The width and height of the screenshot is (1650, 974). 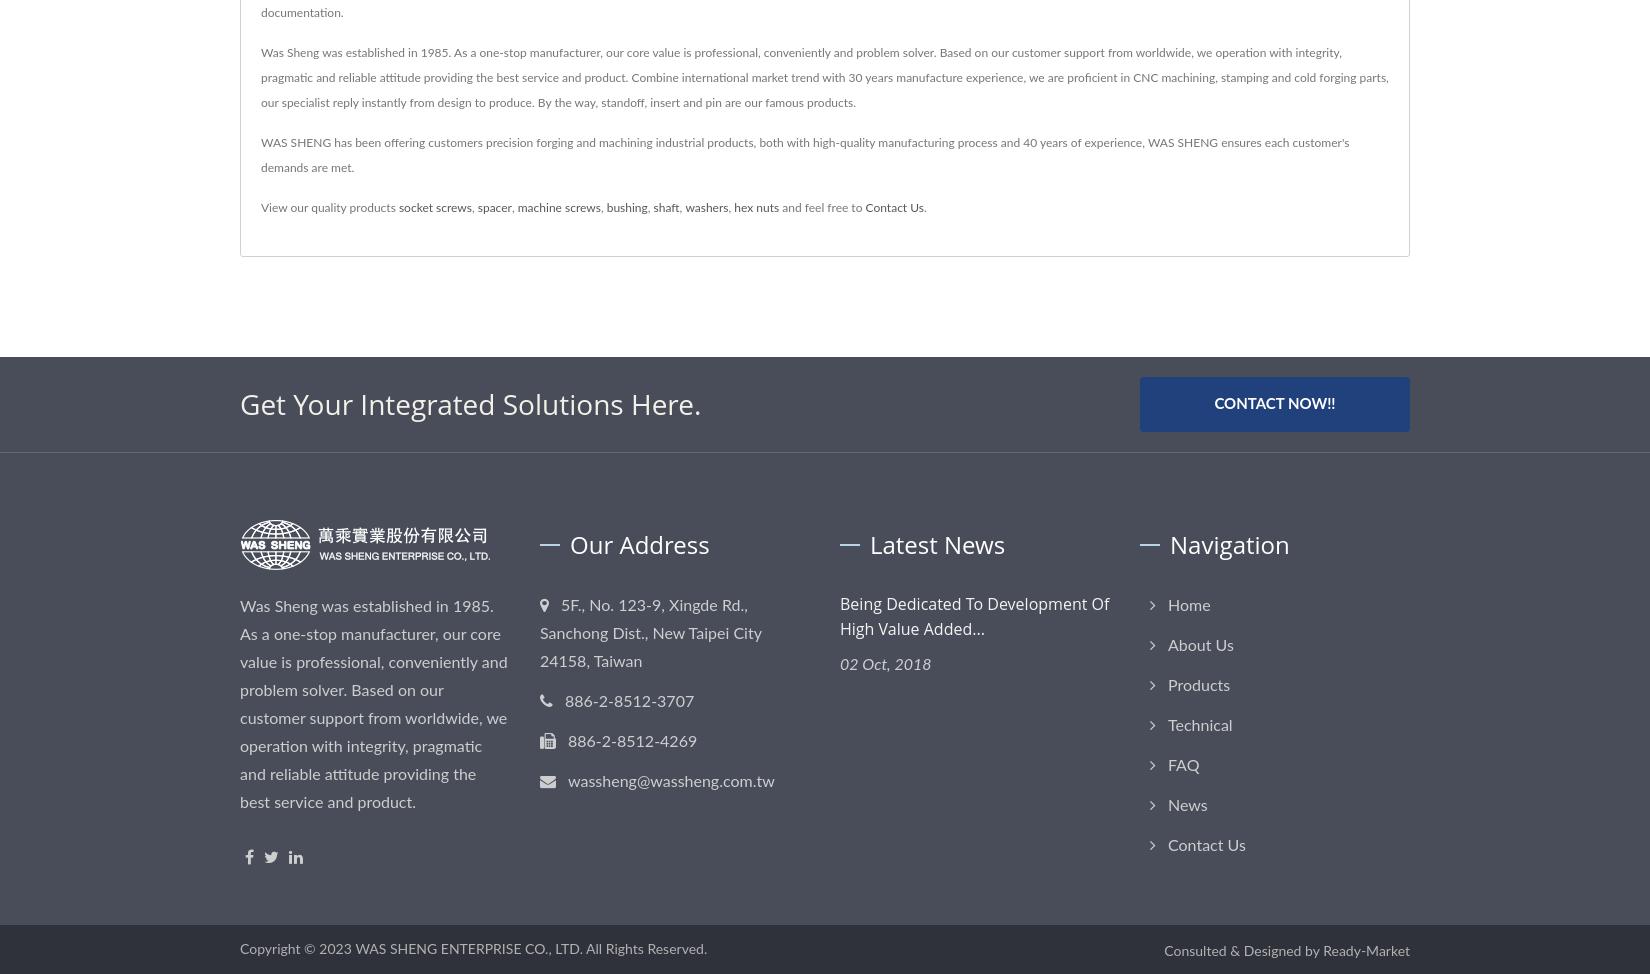 I want to click on 'WAS SHENG has been offering customers precision forging and machining industrial products, both with high-quality manufacturing process and 40 years of experience, WAS SHENG ensures each customer's demands are met.', so click(x=804, y=154).